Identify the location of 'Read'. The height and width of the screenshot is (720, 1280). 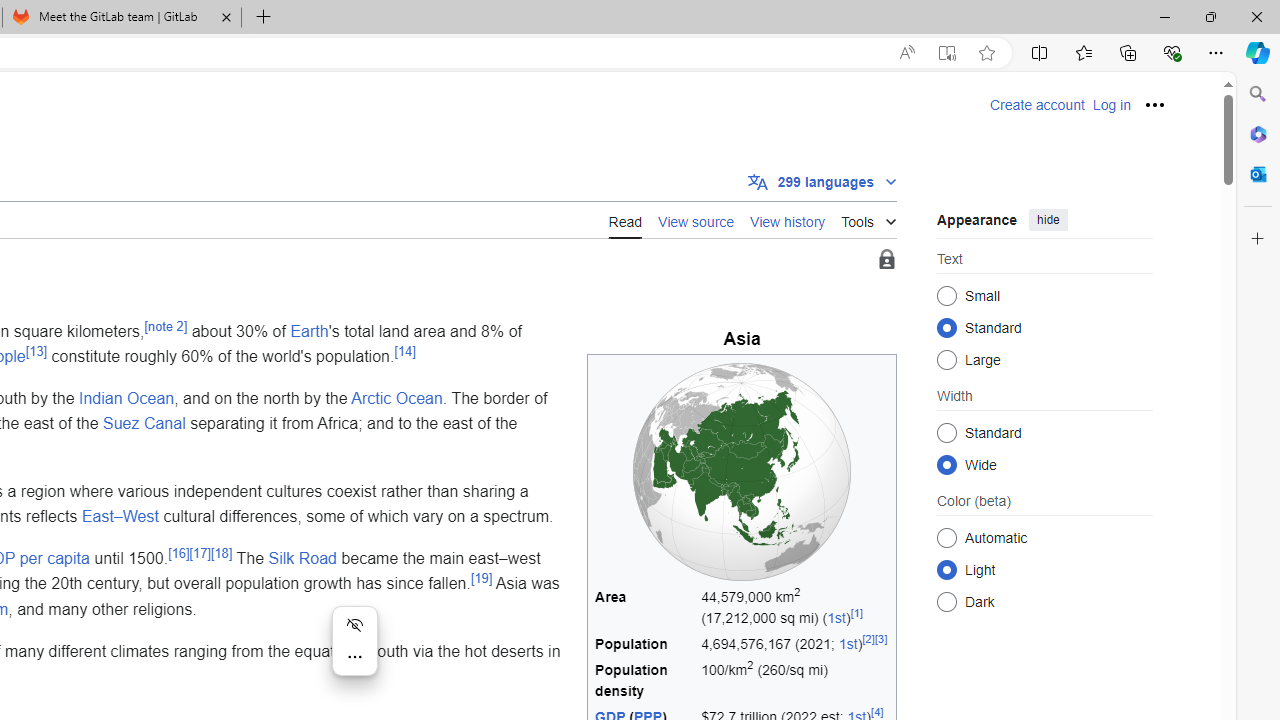
(624, 219).